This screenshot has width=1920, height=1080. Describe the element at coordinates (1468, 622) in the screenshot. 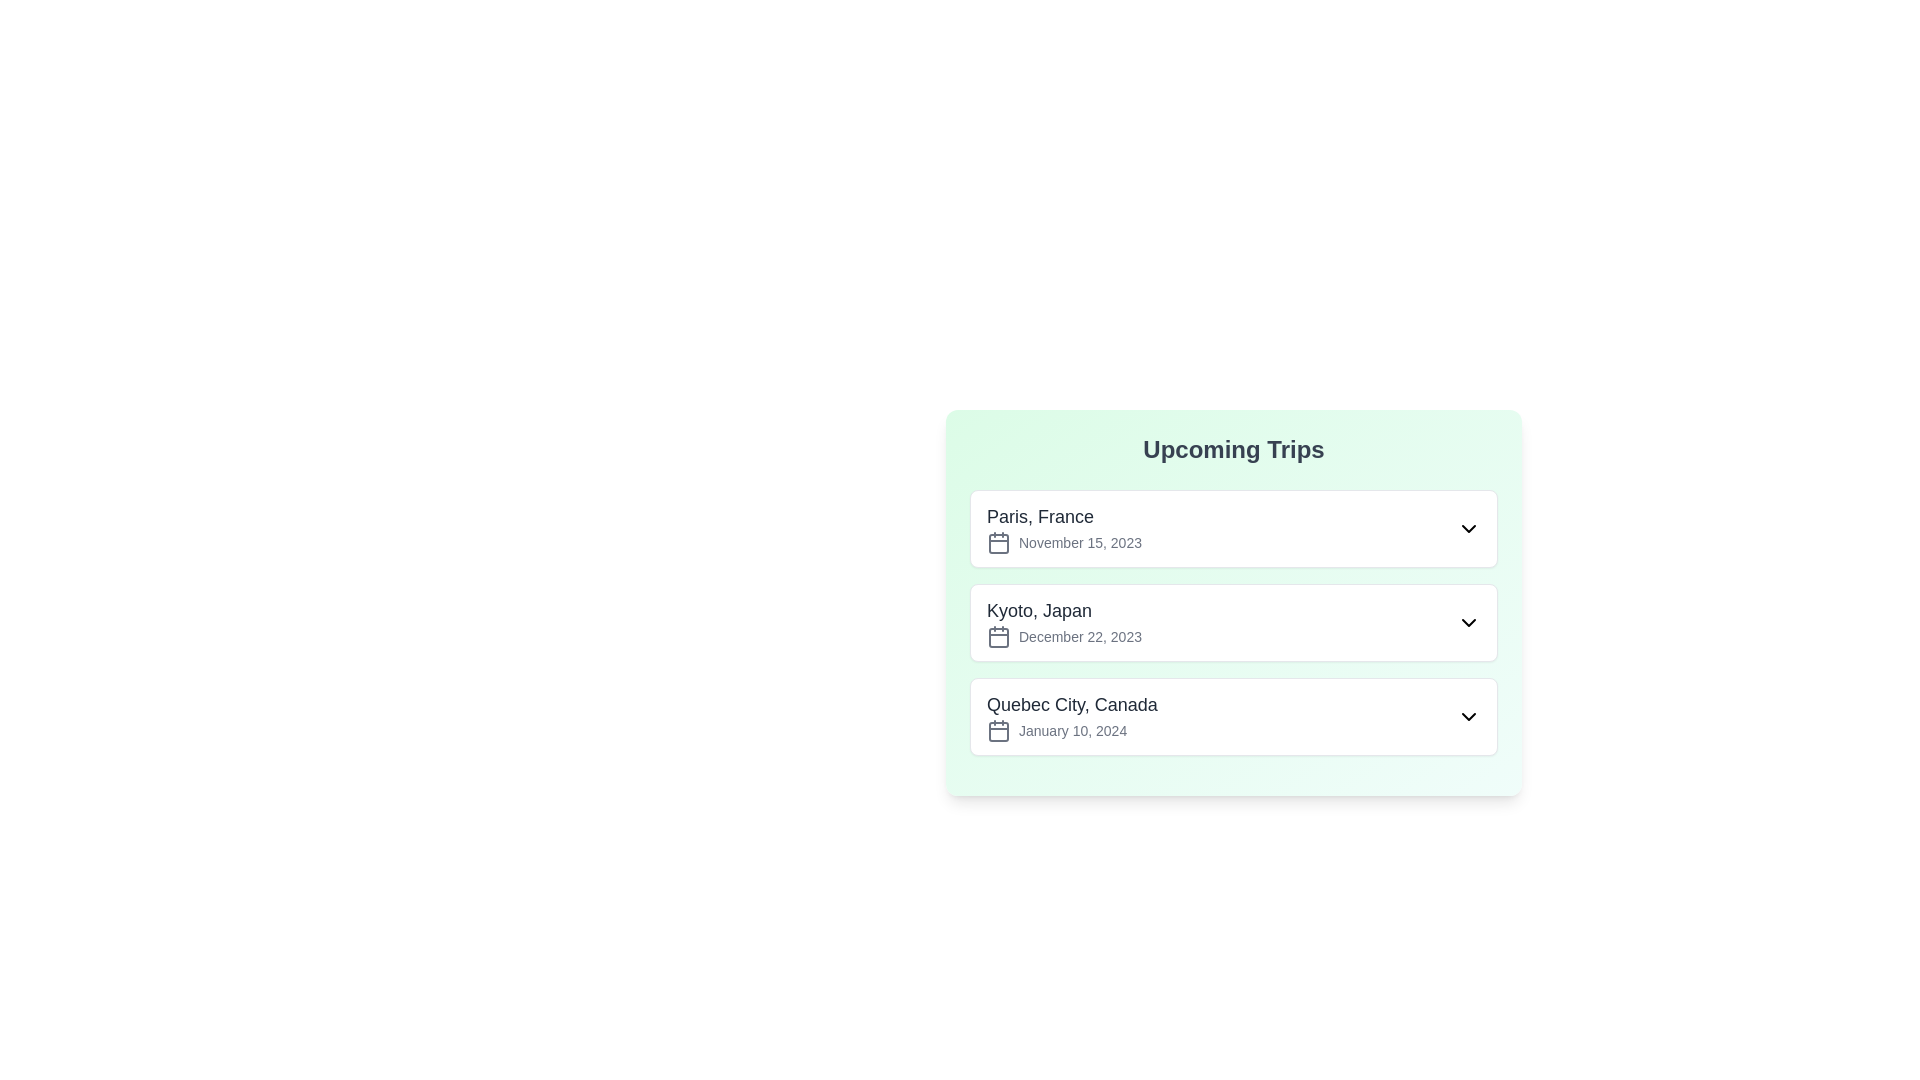

I see `the chevron icon located at the far right of the list item labeled 'Kyoto, Japan - December 22, 2023' to indicate interactivity` at that location.